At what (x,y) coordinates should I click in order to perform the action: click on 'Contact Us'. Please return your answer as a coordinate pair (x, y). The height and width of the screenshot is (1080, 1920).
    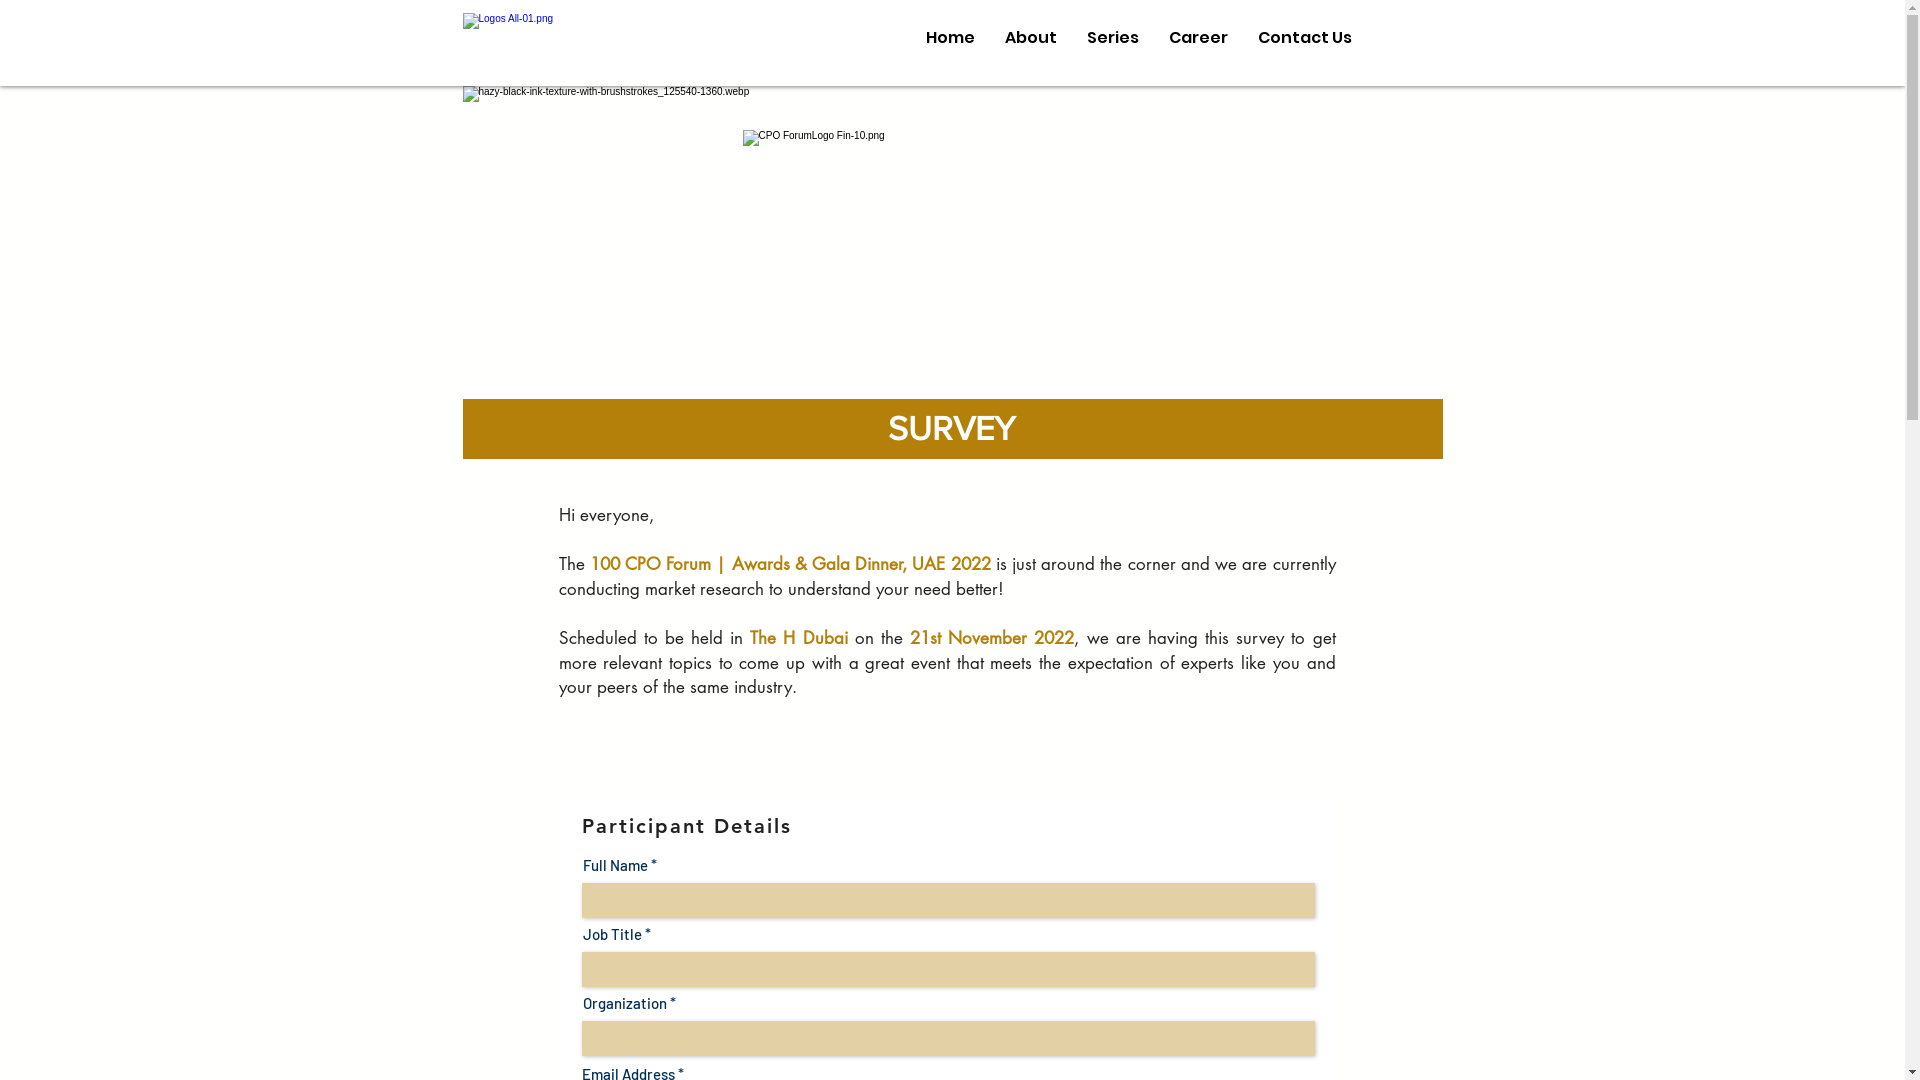
    Looking at the image, I should click on (1241, 37).